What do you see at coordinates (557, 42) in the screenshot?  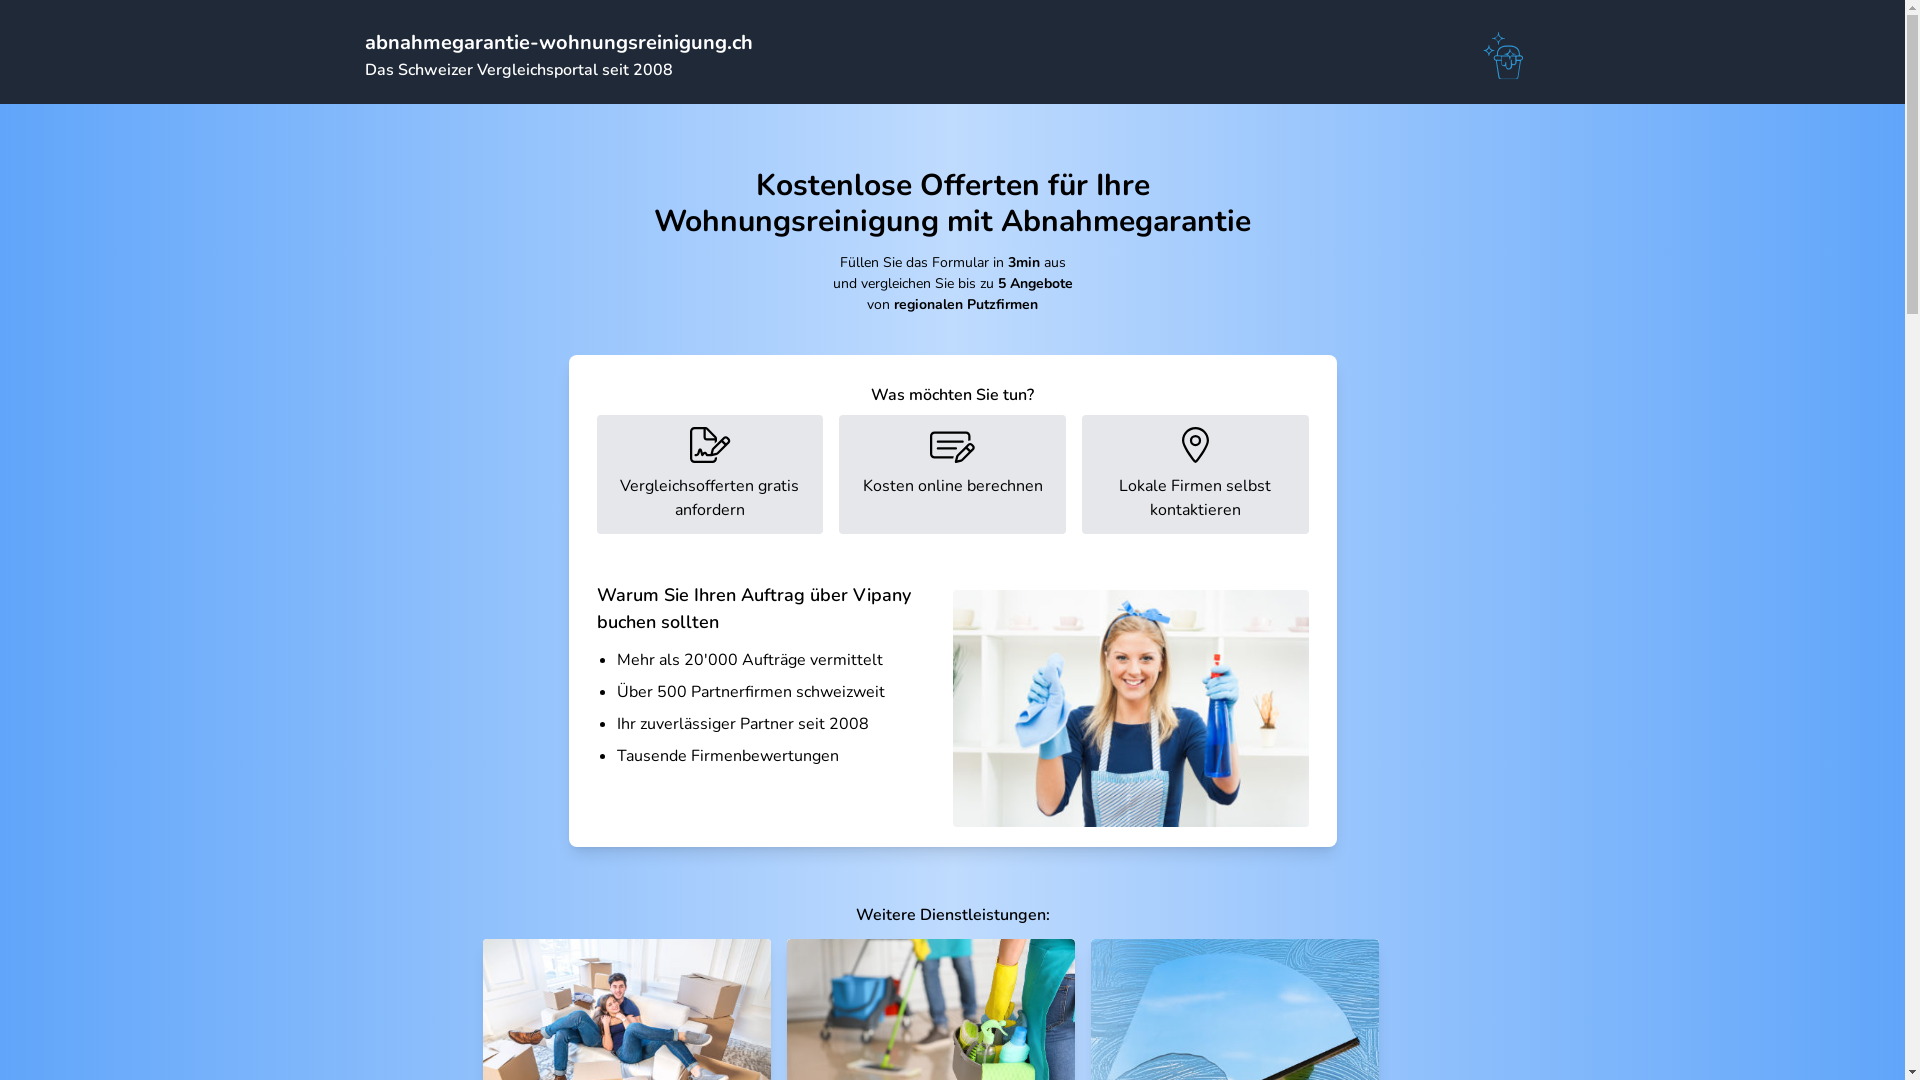 I see `'abnahmegarantie-wohnungsreinigung.ch'` at bounding box center [557, 42].